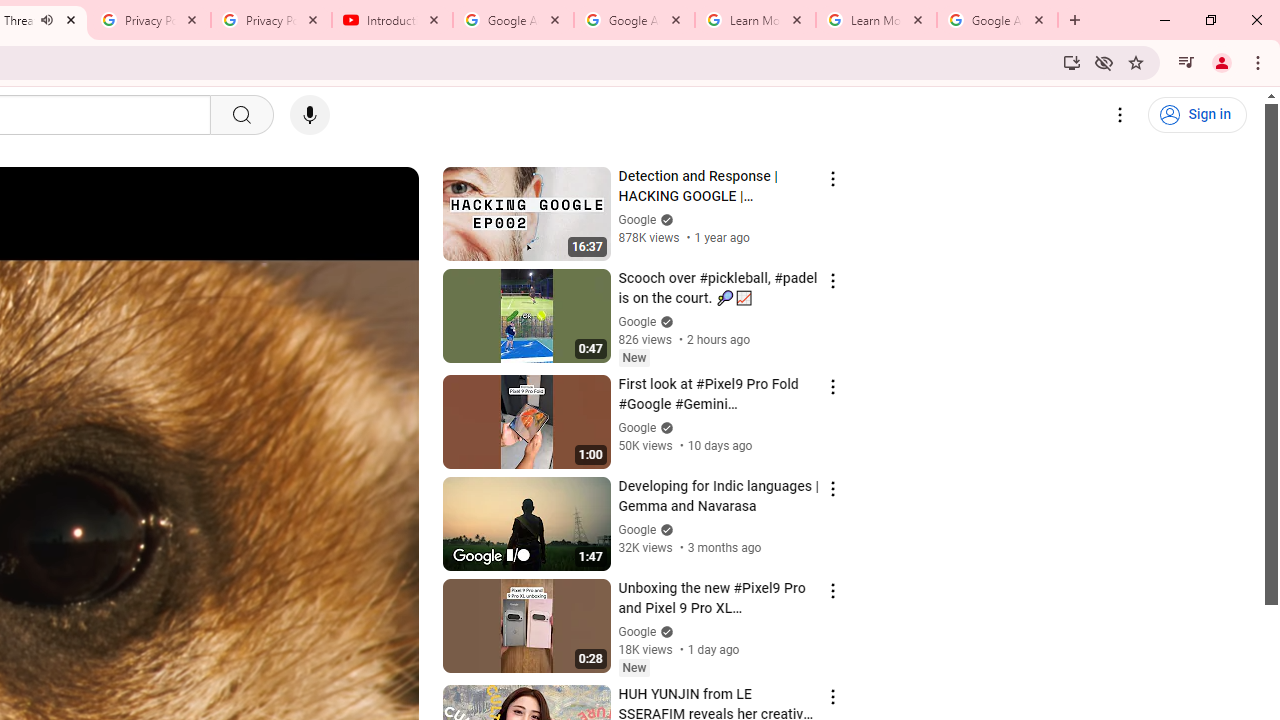 This screenshot has width=1280, height=720. Describe the element at coordinates (308, 115) in the screenshot. I see `'Search with your voice'` at that location.